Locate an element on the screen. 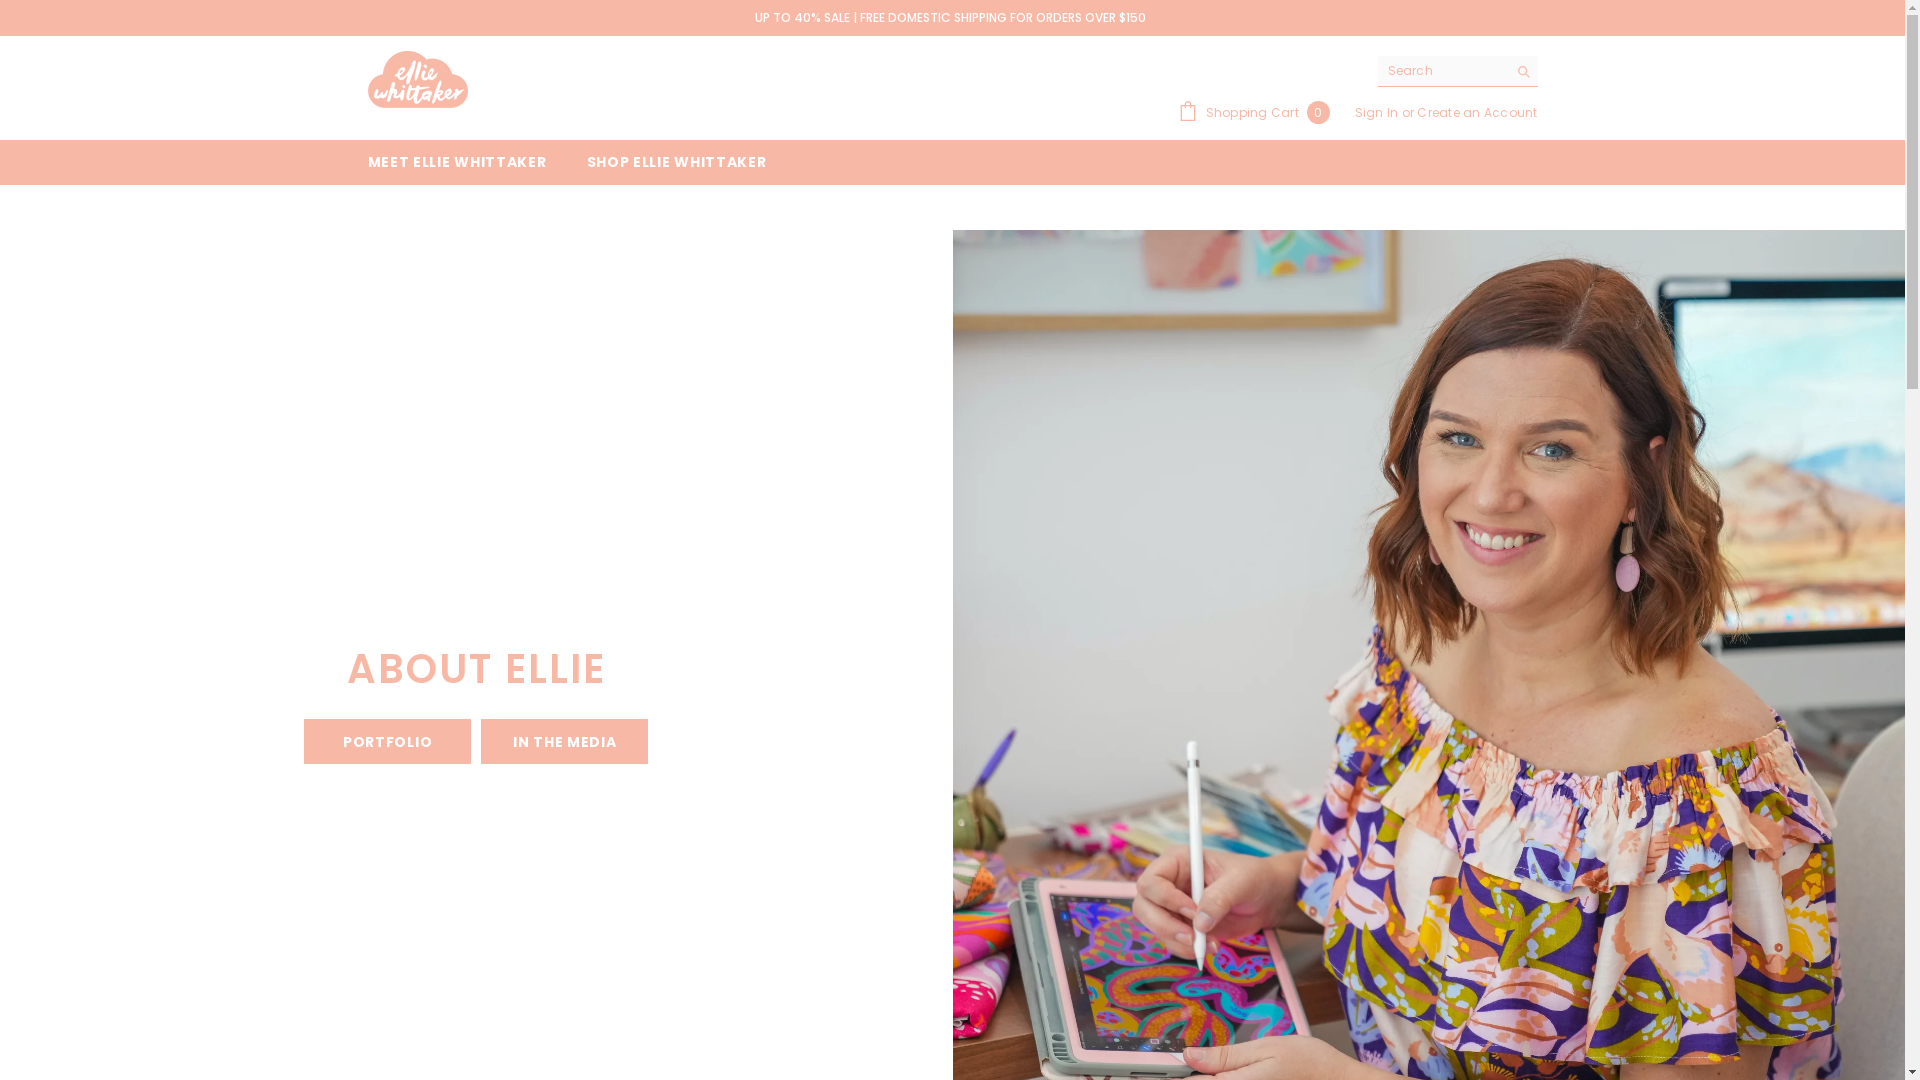 The image size is (1920, 1080). 'IN THE MEDIA' is located at coordinates (563, 741).